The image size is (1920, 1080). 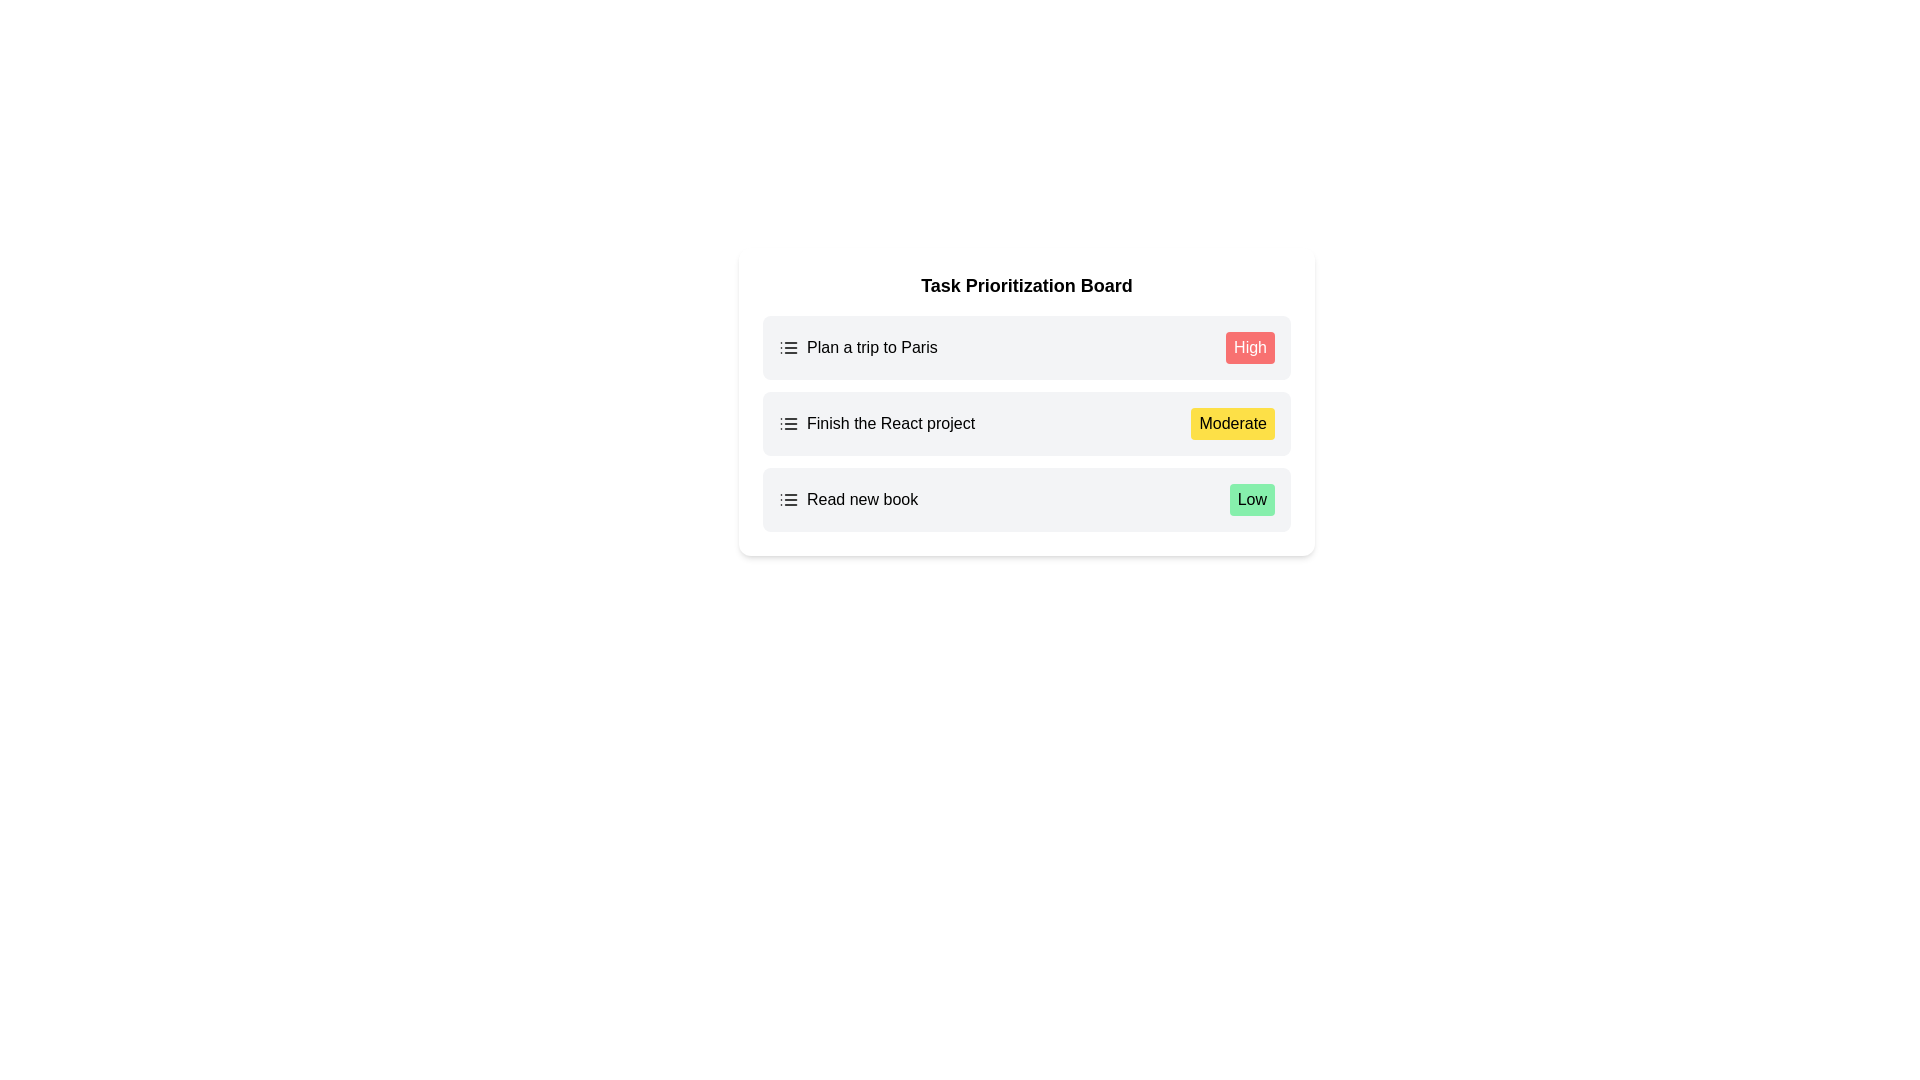 I want to click on the task list entry displaying the task name and priority details located at the bottom of the list, just to the left of the green 'Low' status label, so click(x=848, y=499).